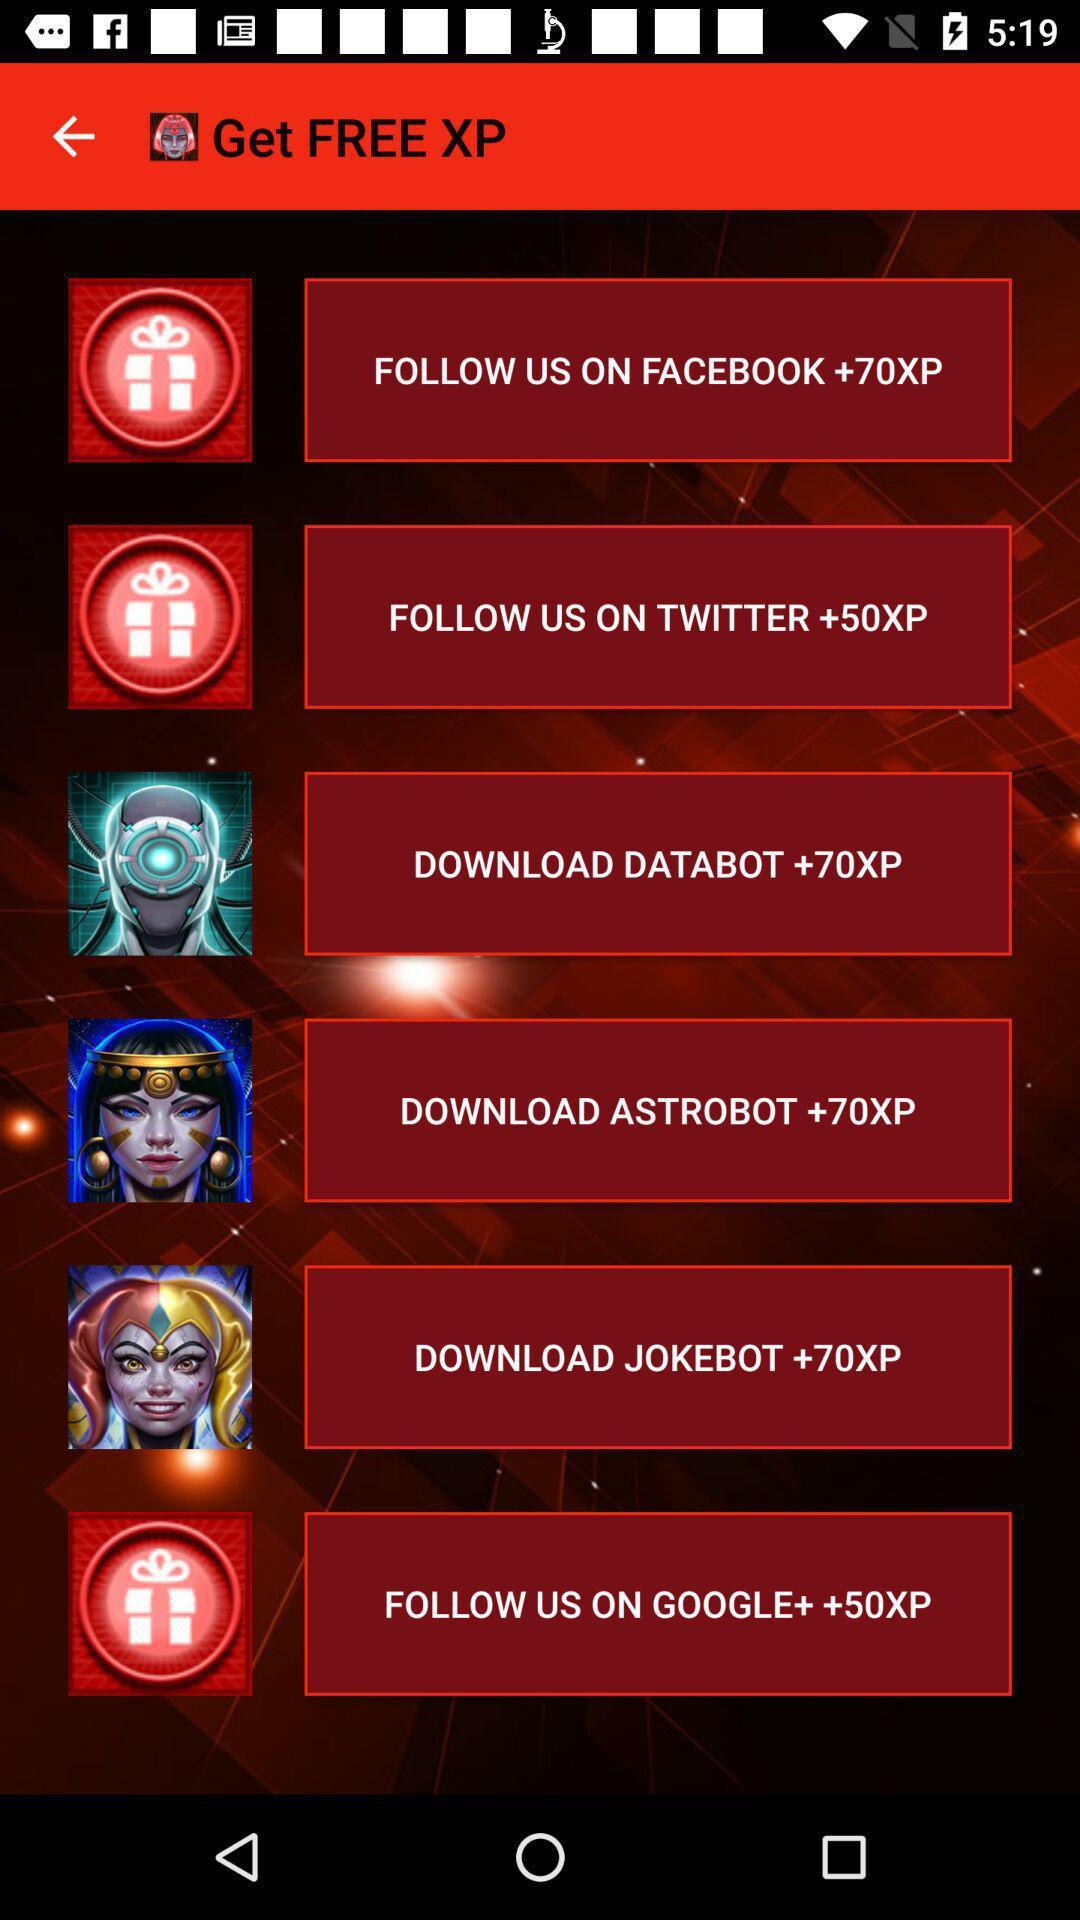 This screenshot has width=1080, height=1920. Describe the element at coordinates (159, 370) in the screenshot. I see `switch to pickup gifts` at that location.